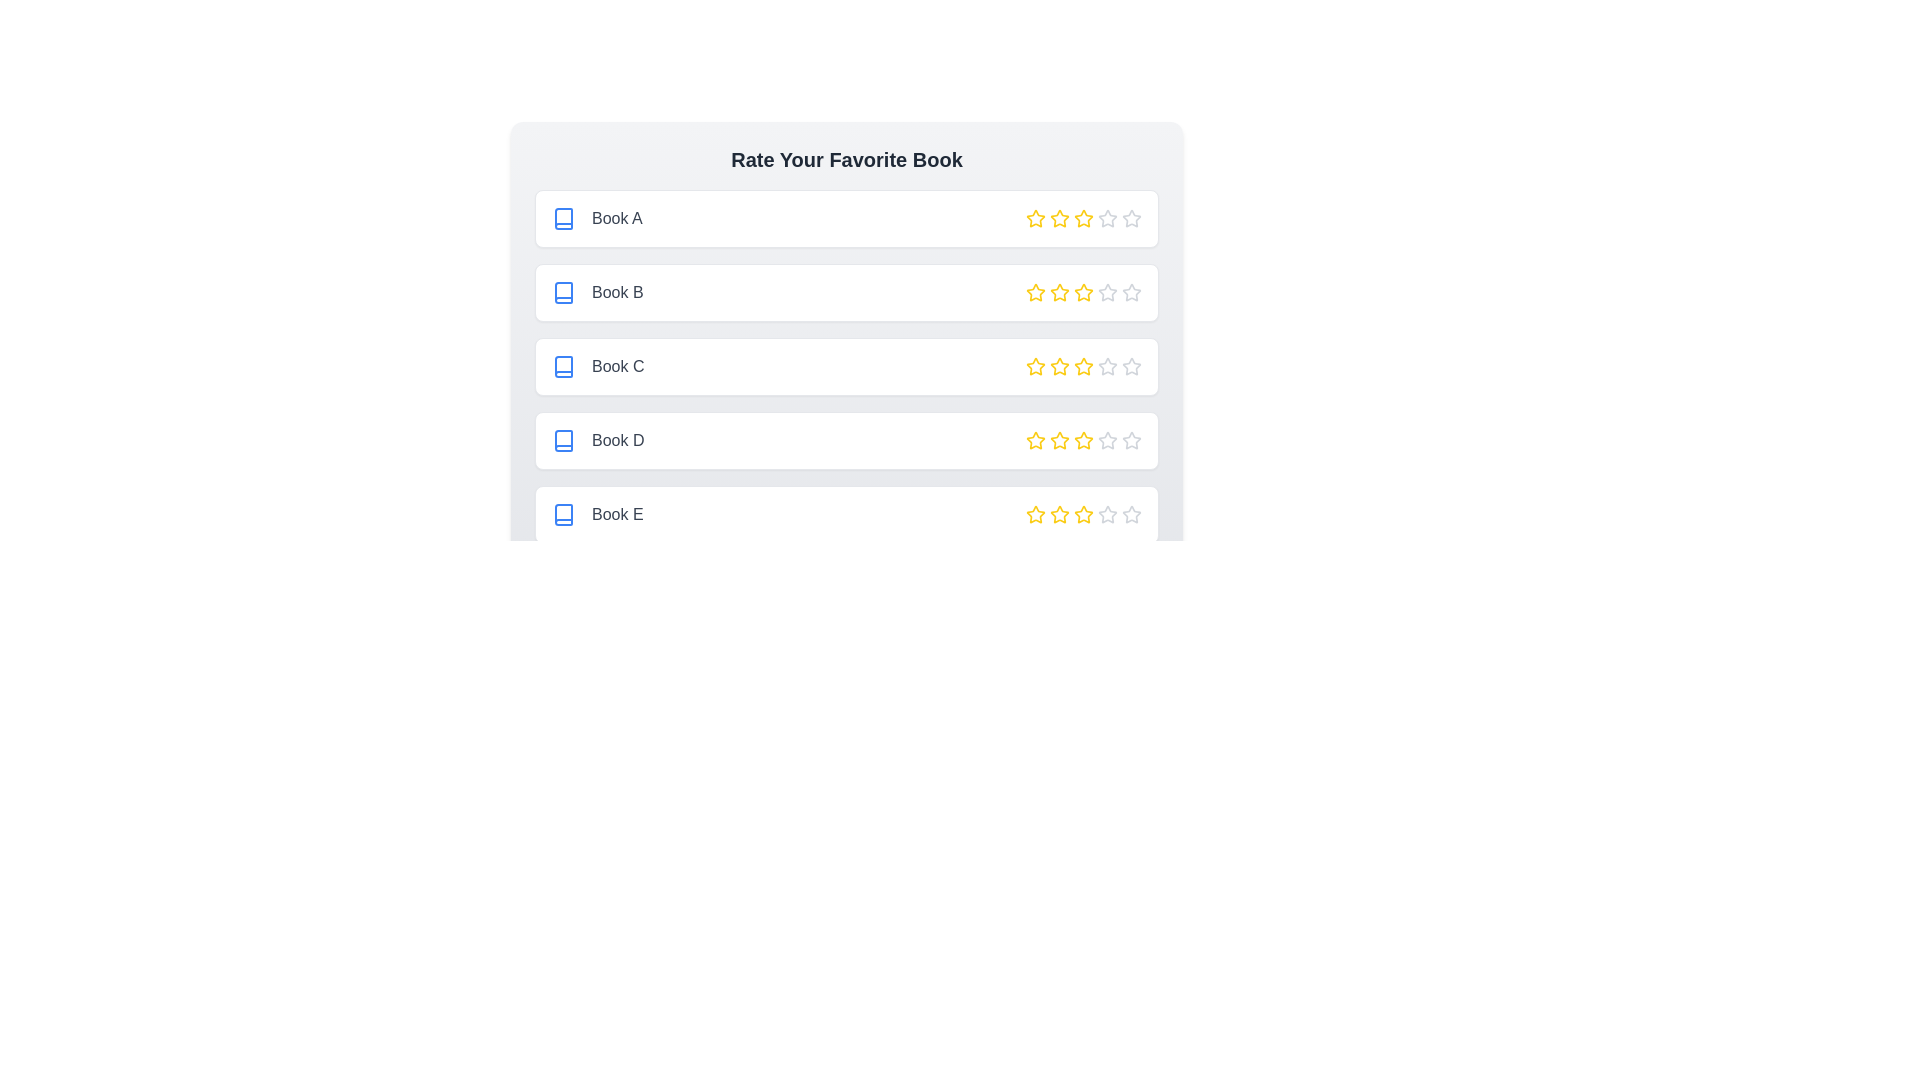  What do you see at coordinates (1132, 219) in the screenshot?
I see `the star corresponding to 5 stars for the book titled Book A` at bounding box center [1132, 219].